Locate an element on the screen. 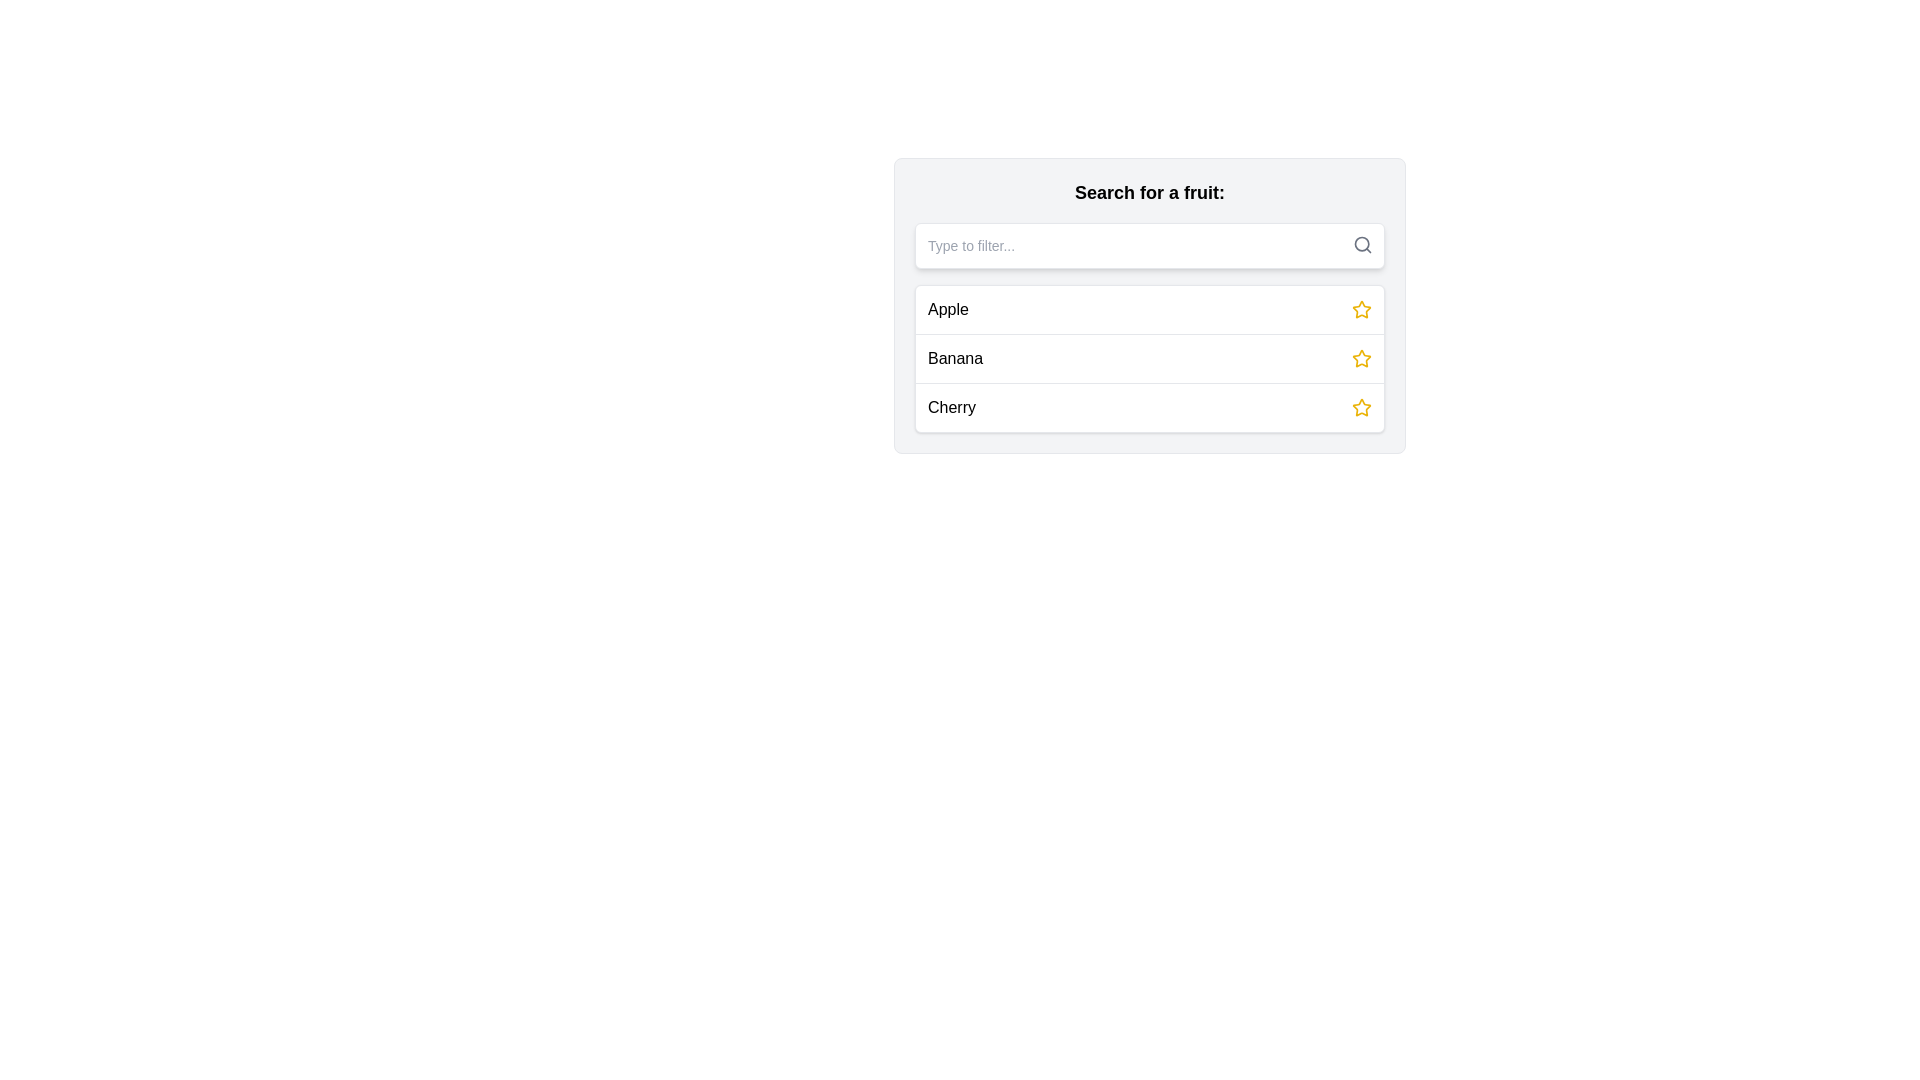  the label identifying the fruit 'Cherry' in the list of selectable items is located at coordinates (950, 407).